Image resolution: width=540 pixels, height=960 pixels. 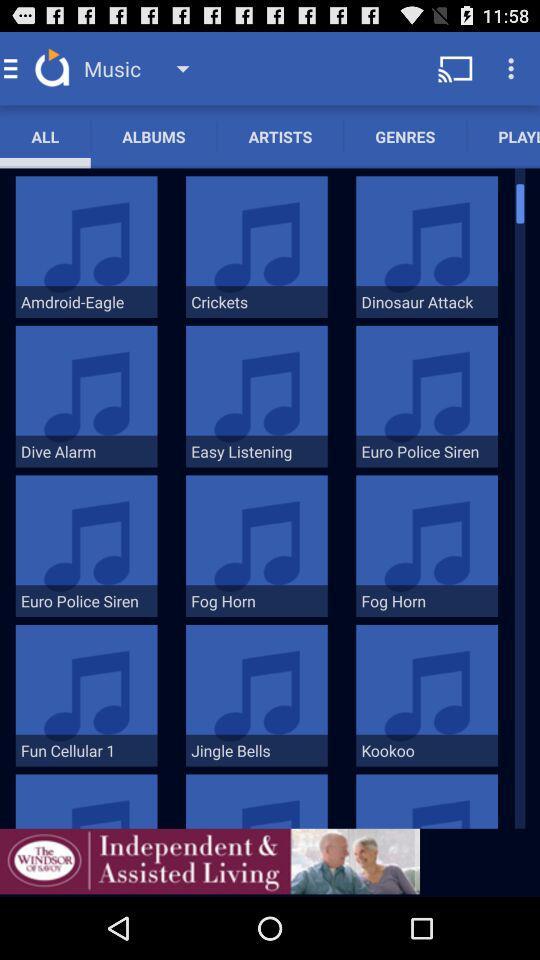 I want to click on addverdisment, so click(x=209, y=860).